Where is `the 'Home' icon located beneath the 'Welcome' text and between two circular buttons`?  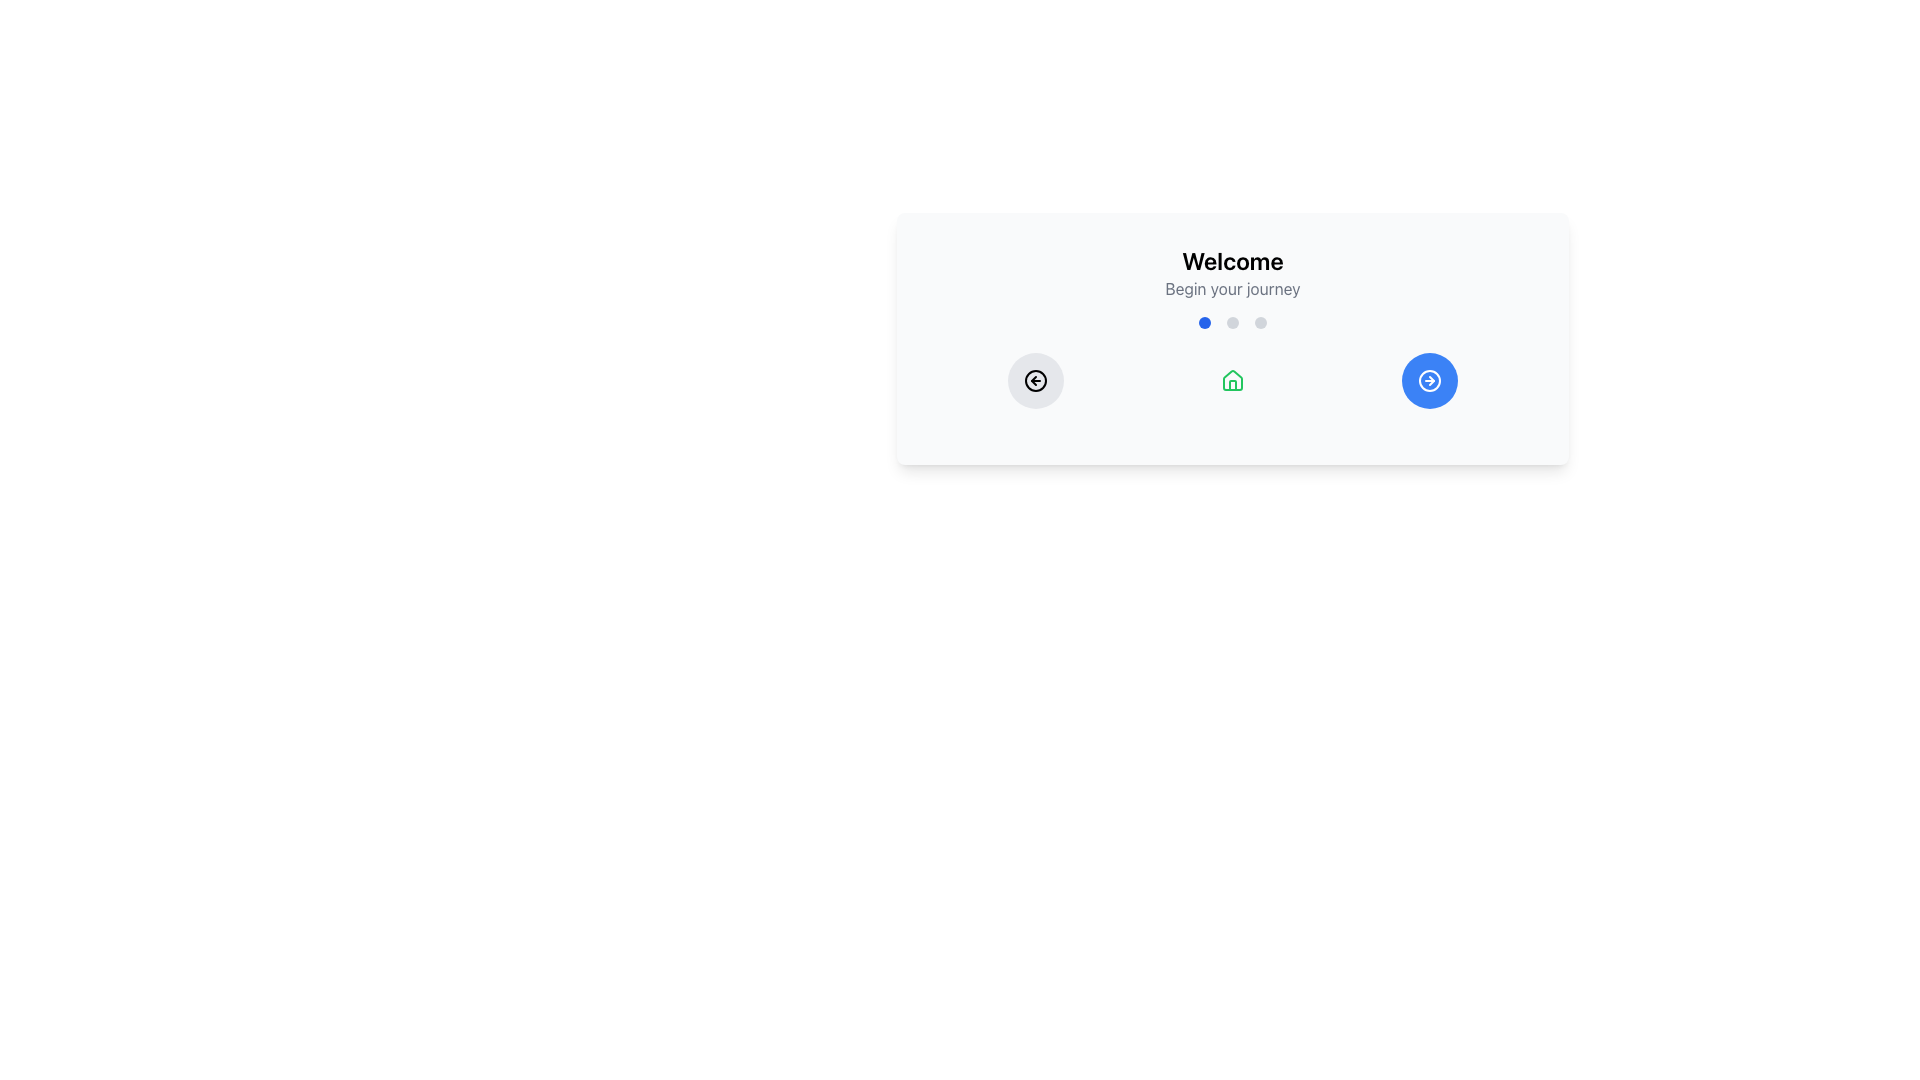
the 'Home' icon located beneath the 'Welcome' text and between two circular buttons is located at coordinates (1232, 381).